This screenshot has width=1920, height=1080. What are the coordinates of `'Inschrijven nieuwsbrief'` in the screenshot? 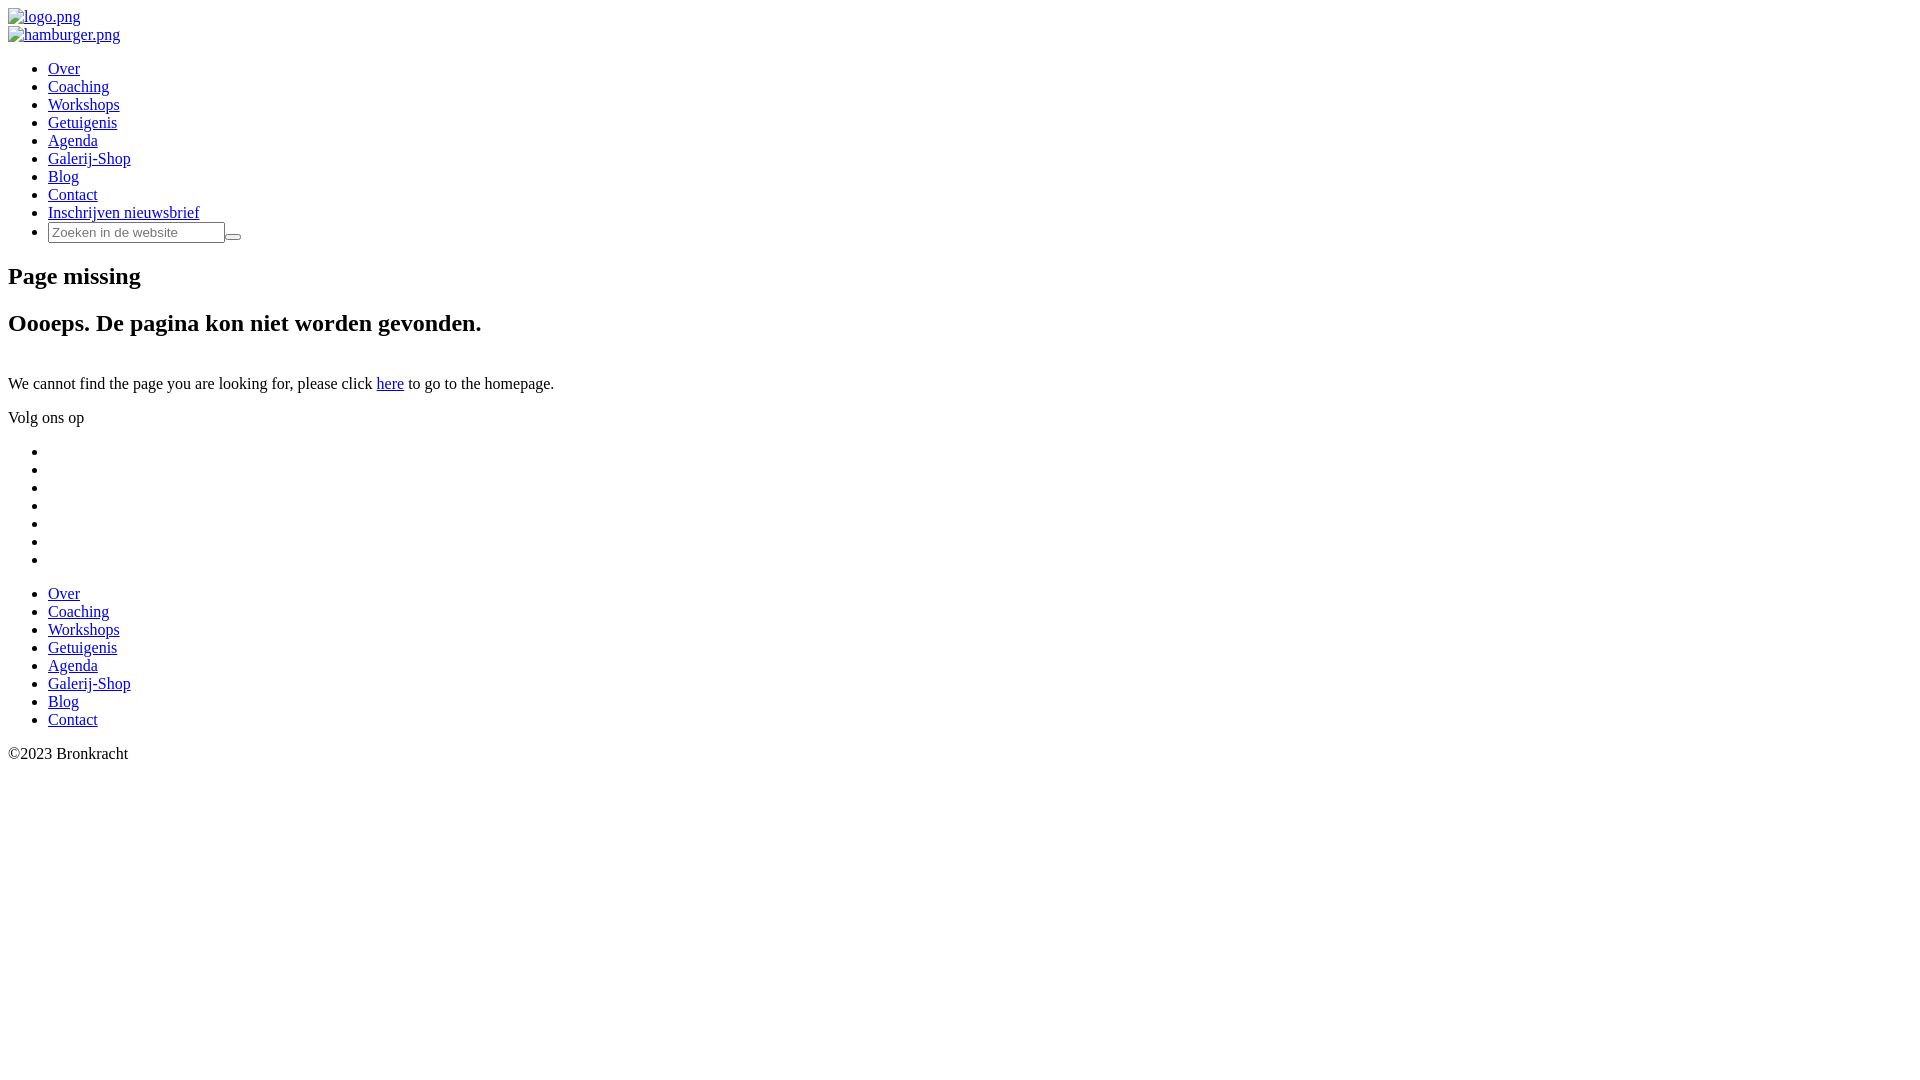 It's located at (123, 212).